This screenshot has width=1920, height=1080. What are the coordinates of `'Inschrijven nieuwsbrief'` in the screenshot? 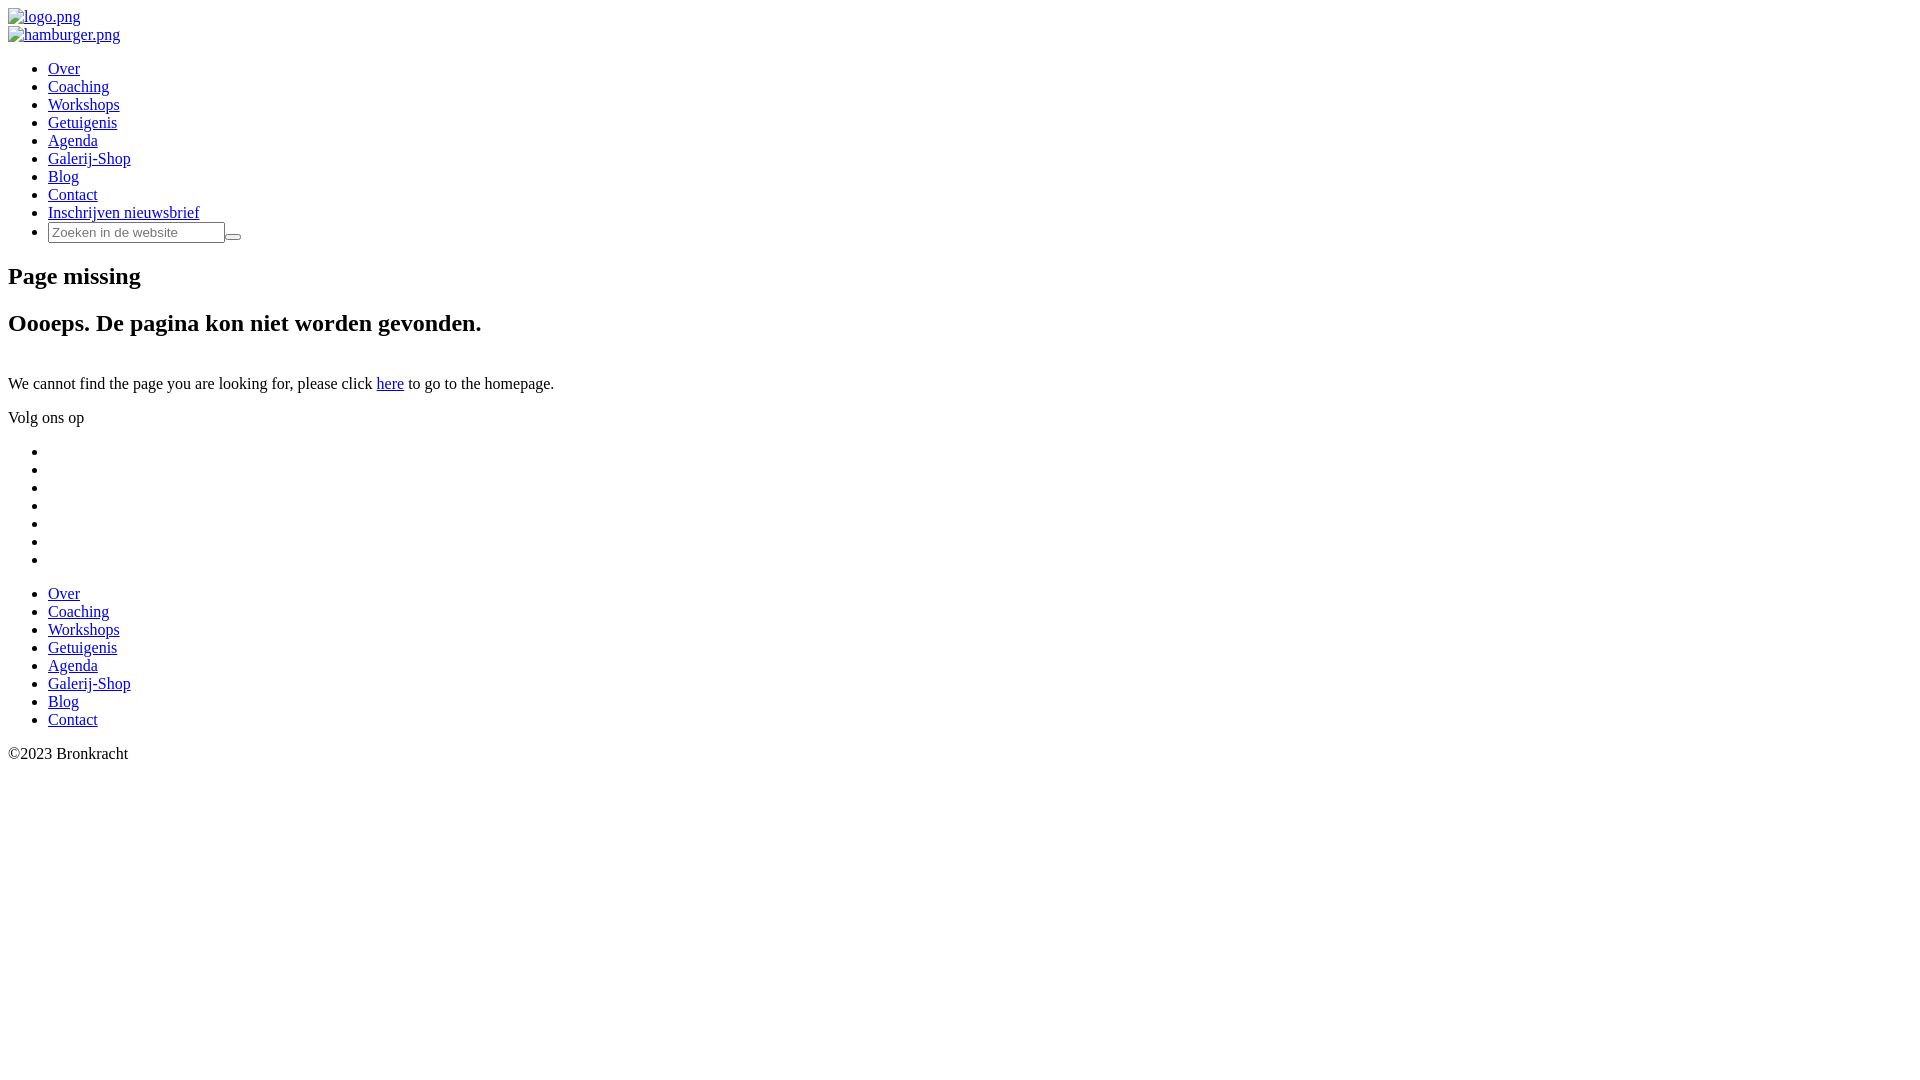 It's located at (123, 212).